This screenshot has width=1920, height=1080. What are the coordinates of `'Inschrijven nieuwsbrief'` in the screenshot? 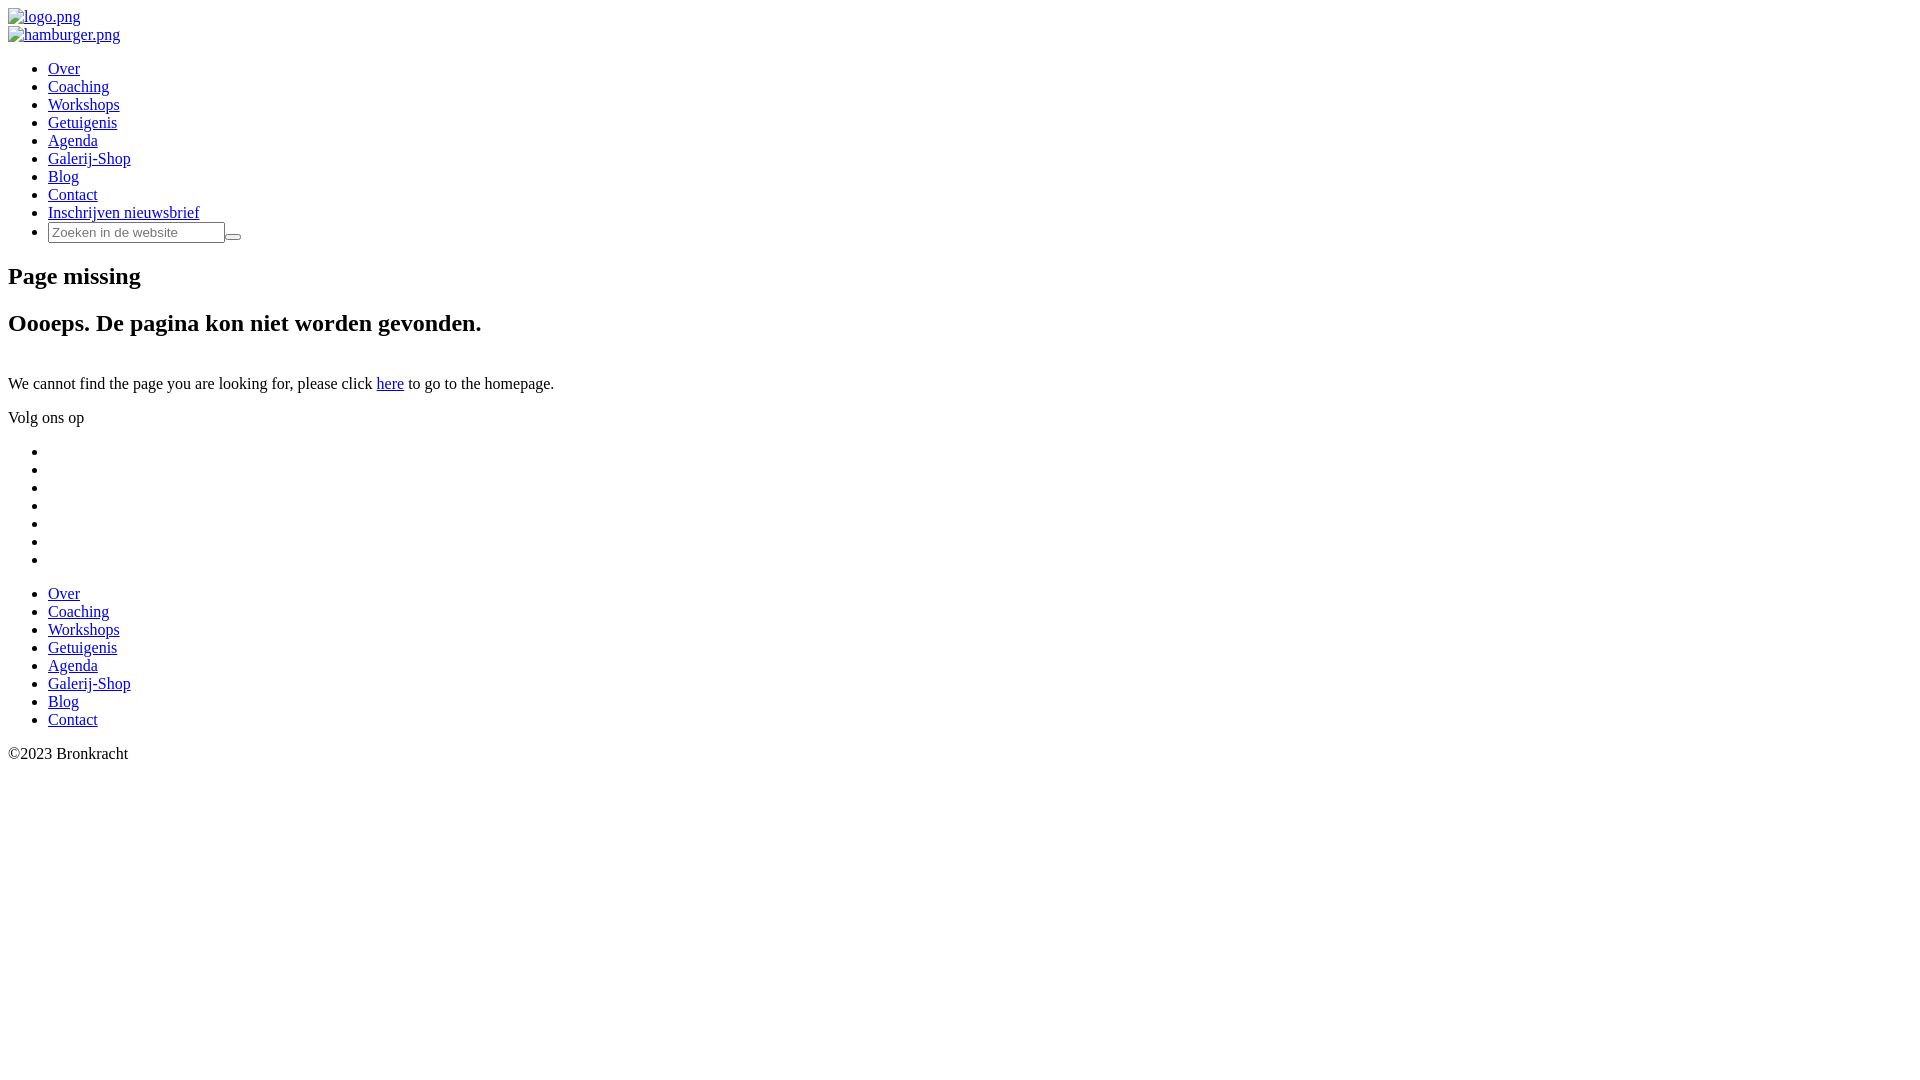 It's located at (123, 212).